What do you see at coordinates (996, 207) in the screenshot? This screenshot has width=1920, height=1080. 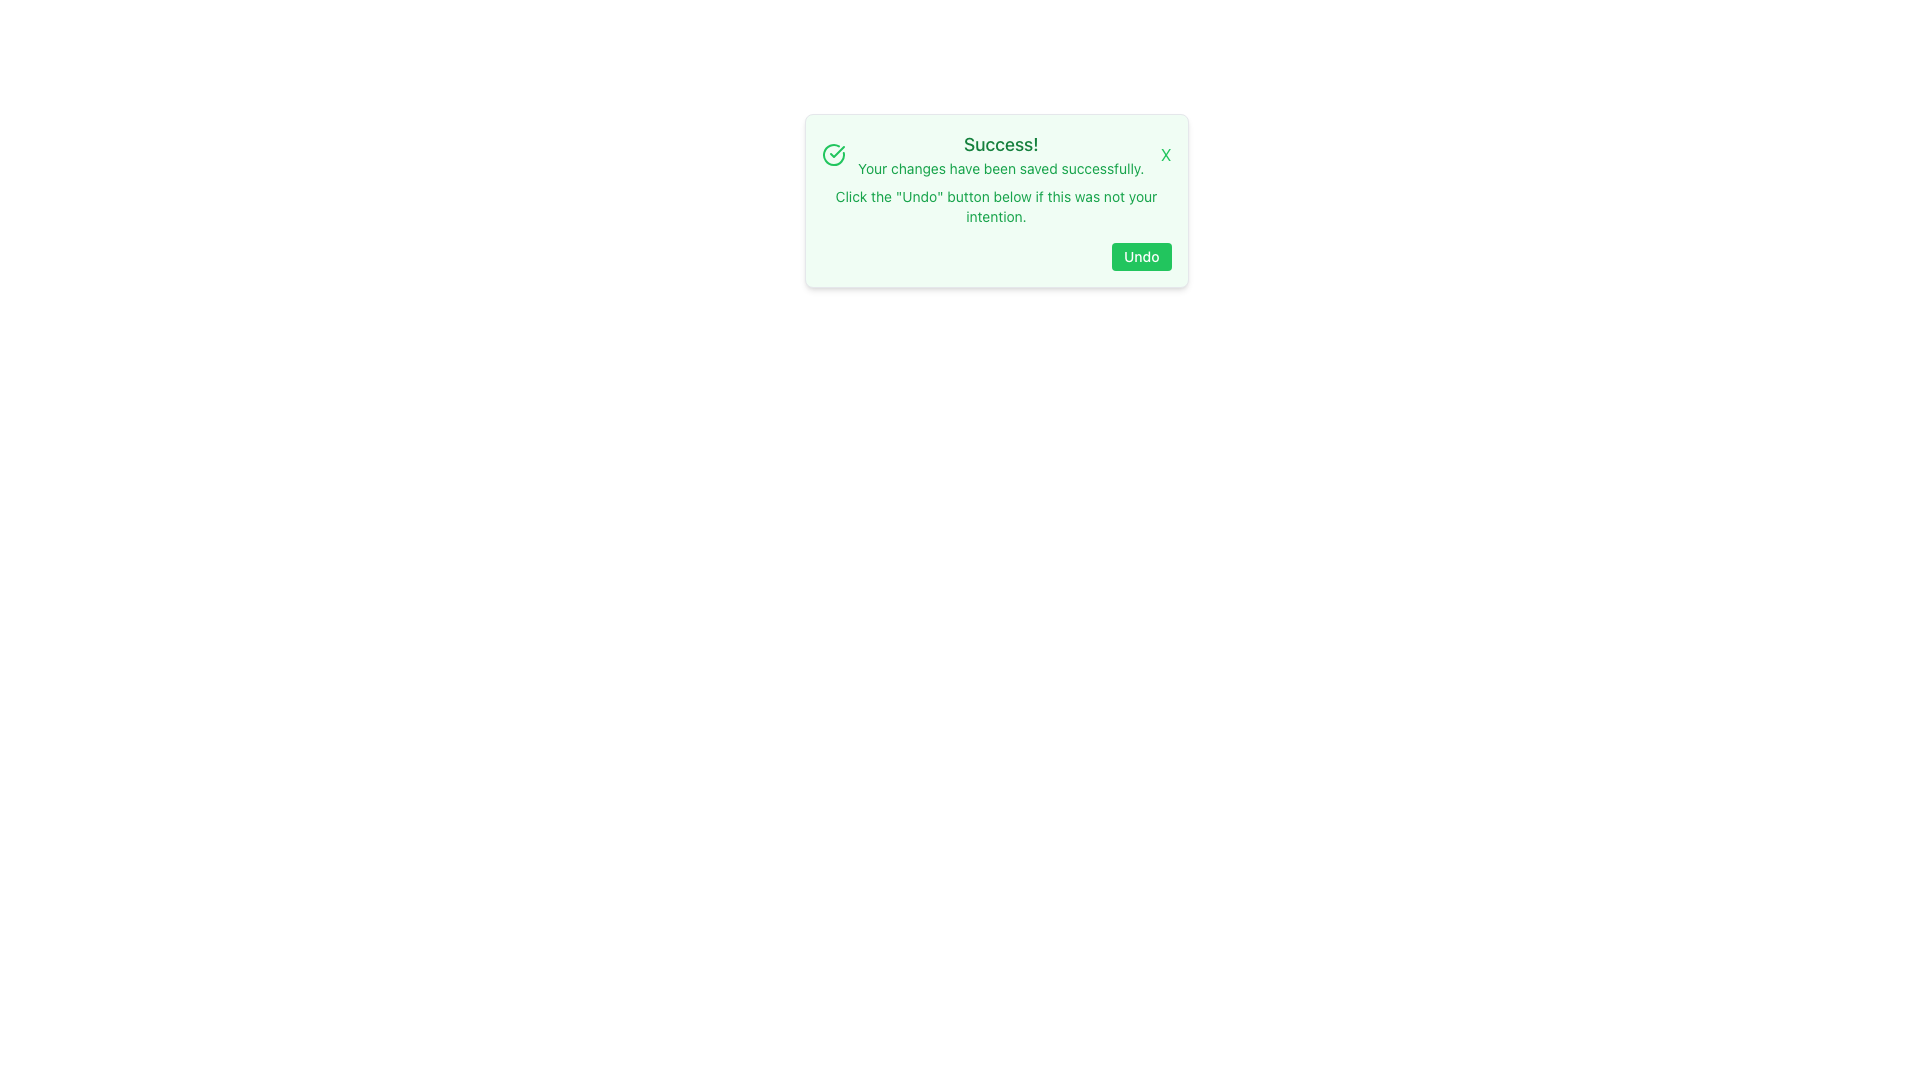 I see `the green styled text label displaying the message 'Click the "Undo" button below if this was not your intention.' which is located in the notification card after the title 'Success!'` at bounding box center [996, 207].